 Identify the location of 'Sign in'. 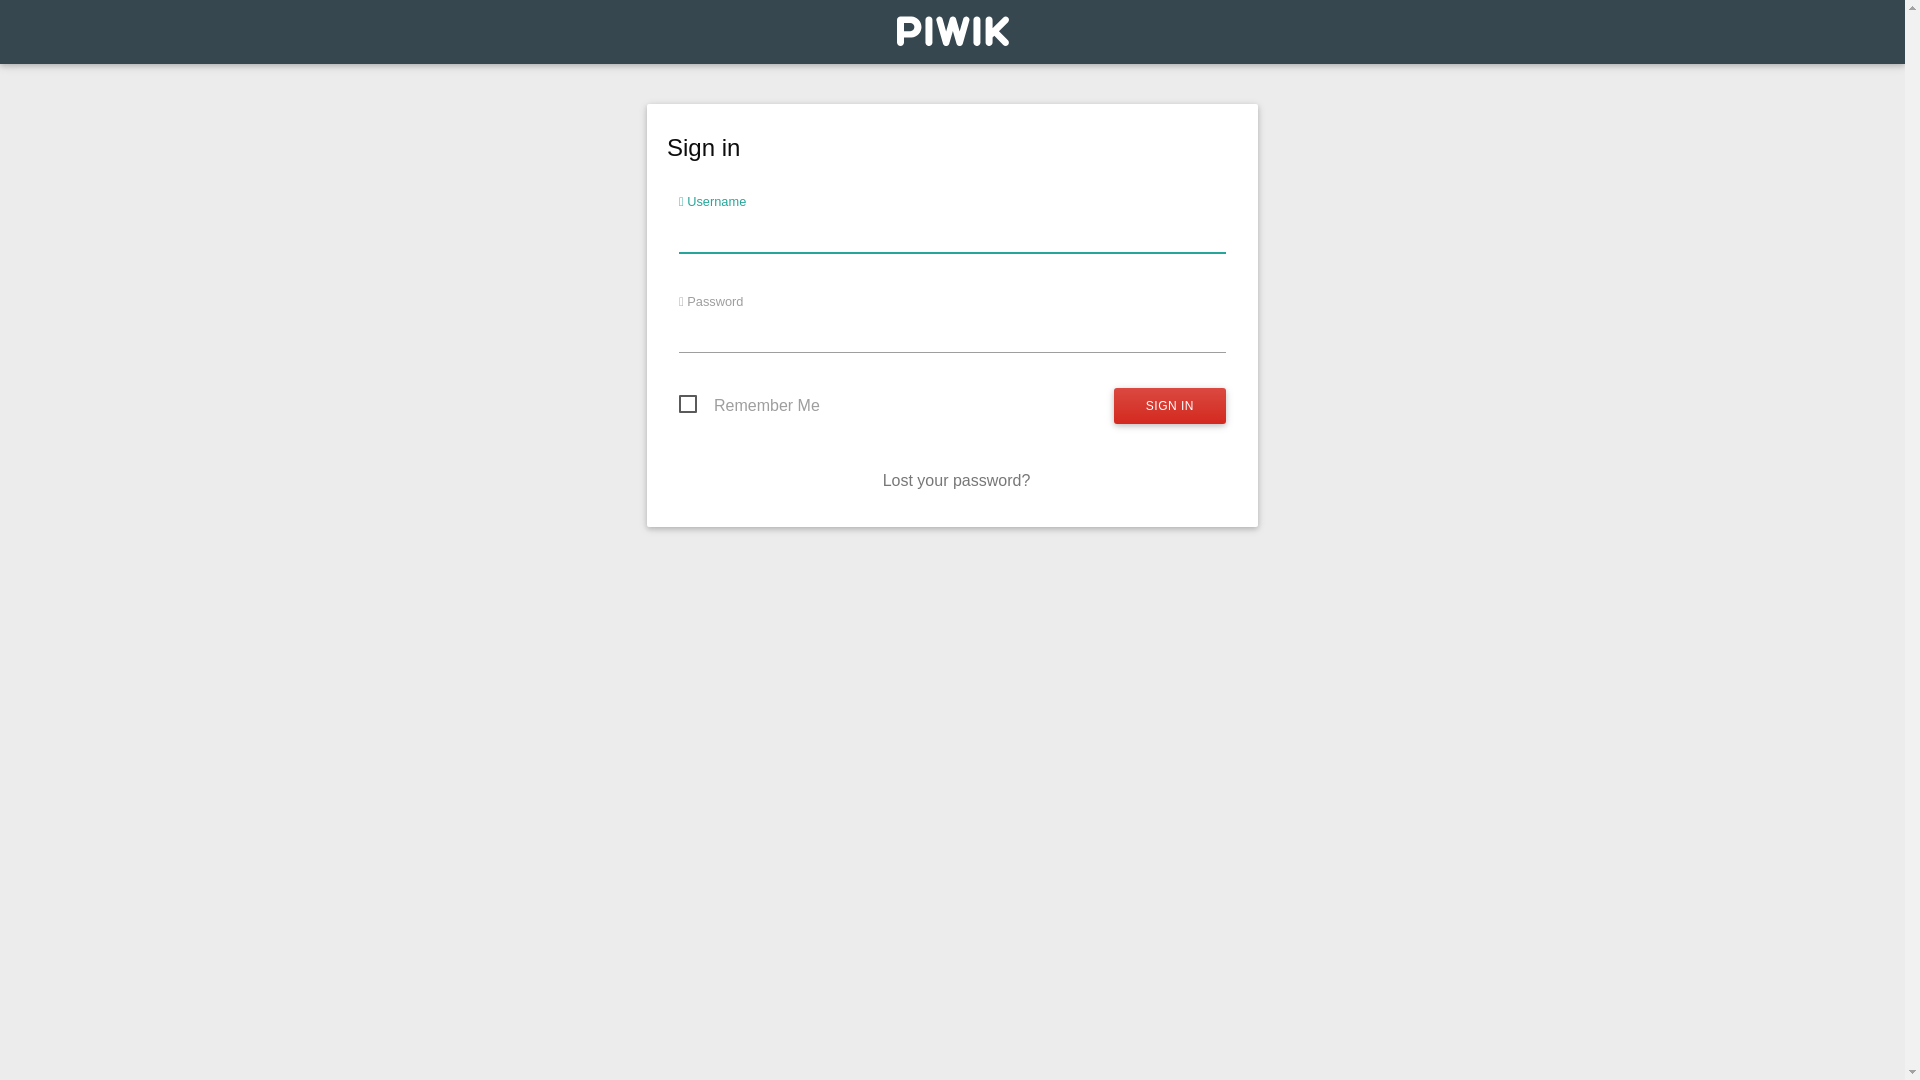
(1112, 405).